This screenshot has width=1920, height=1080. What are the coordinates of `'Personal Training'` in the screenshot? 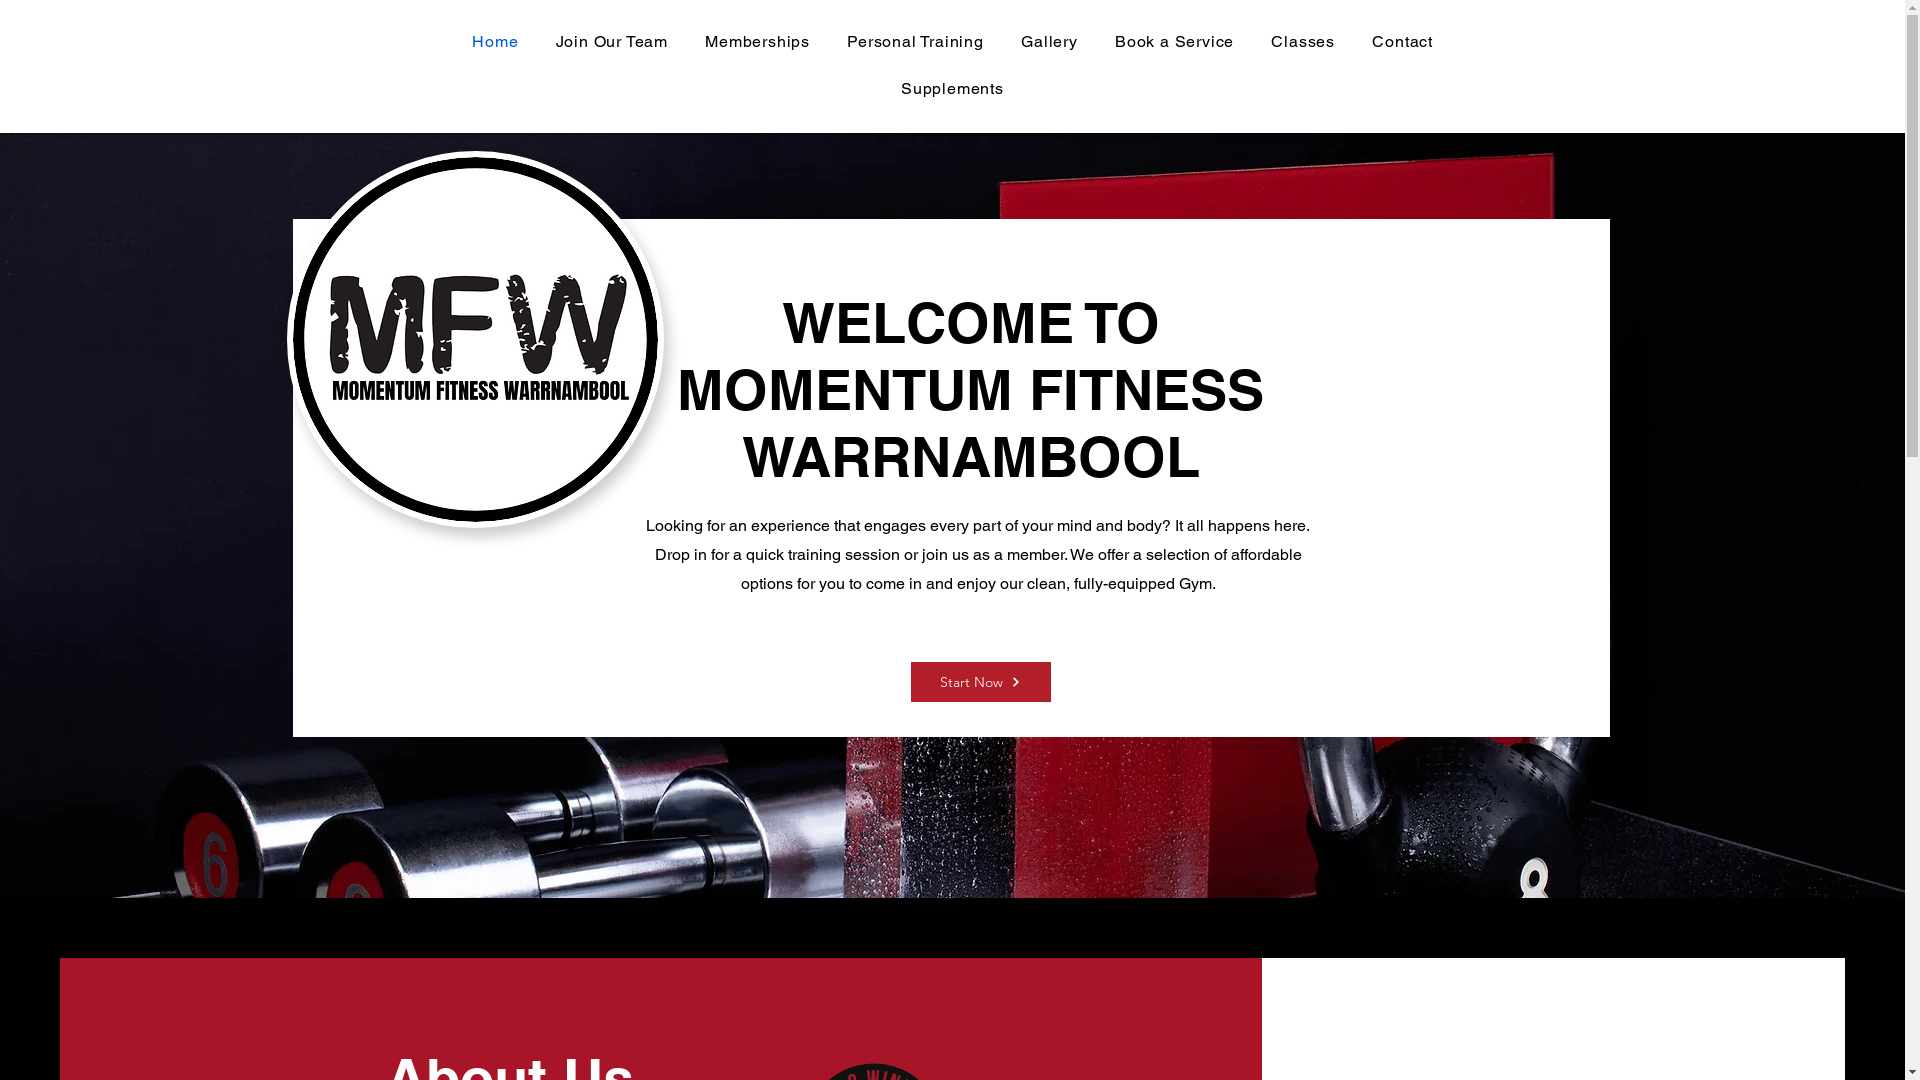 It's located at (915, 41).